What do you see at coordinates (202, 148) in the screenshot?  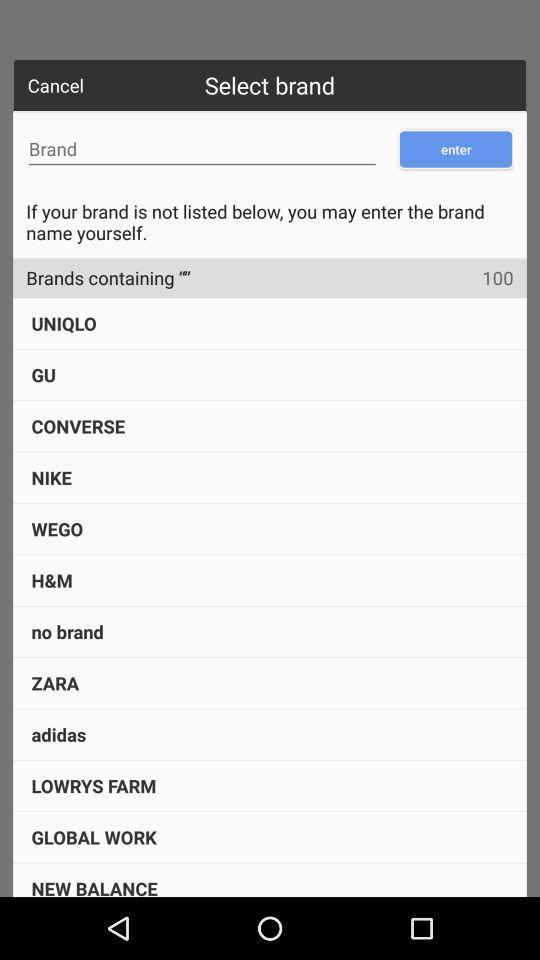 I see `search the brand` at bounding box center [202, 148].